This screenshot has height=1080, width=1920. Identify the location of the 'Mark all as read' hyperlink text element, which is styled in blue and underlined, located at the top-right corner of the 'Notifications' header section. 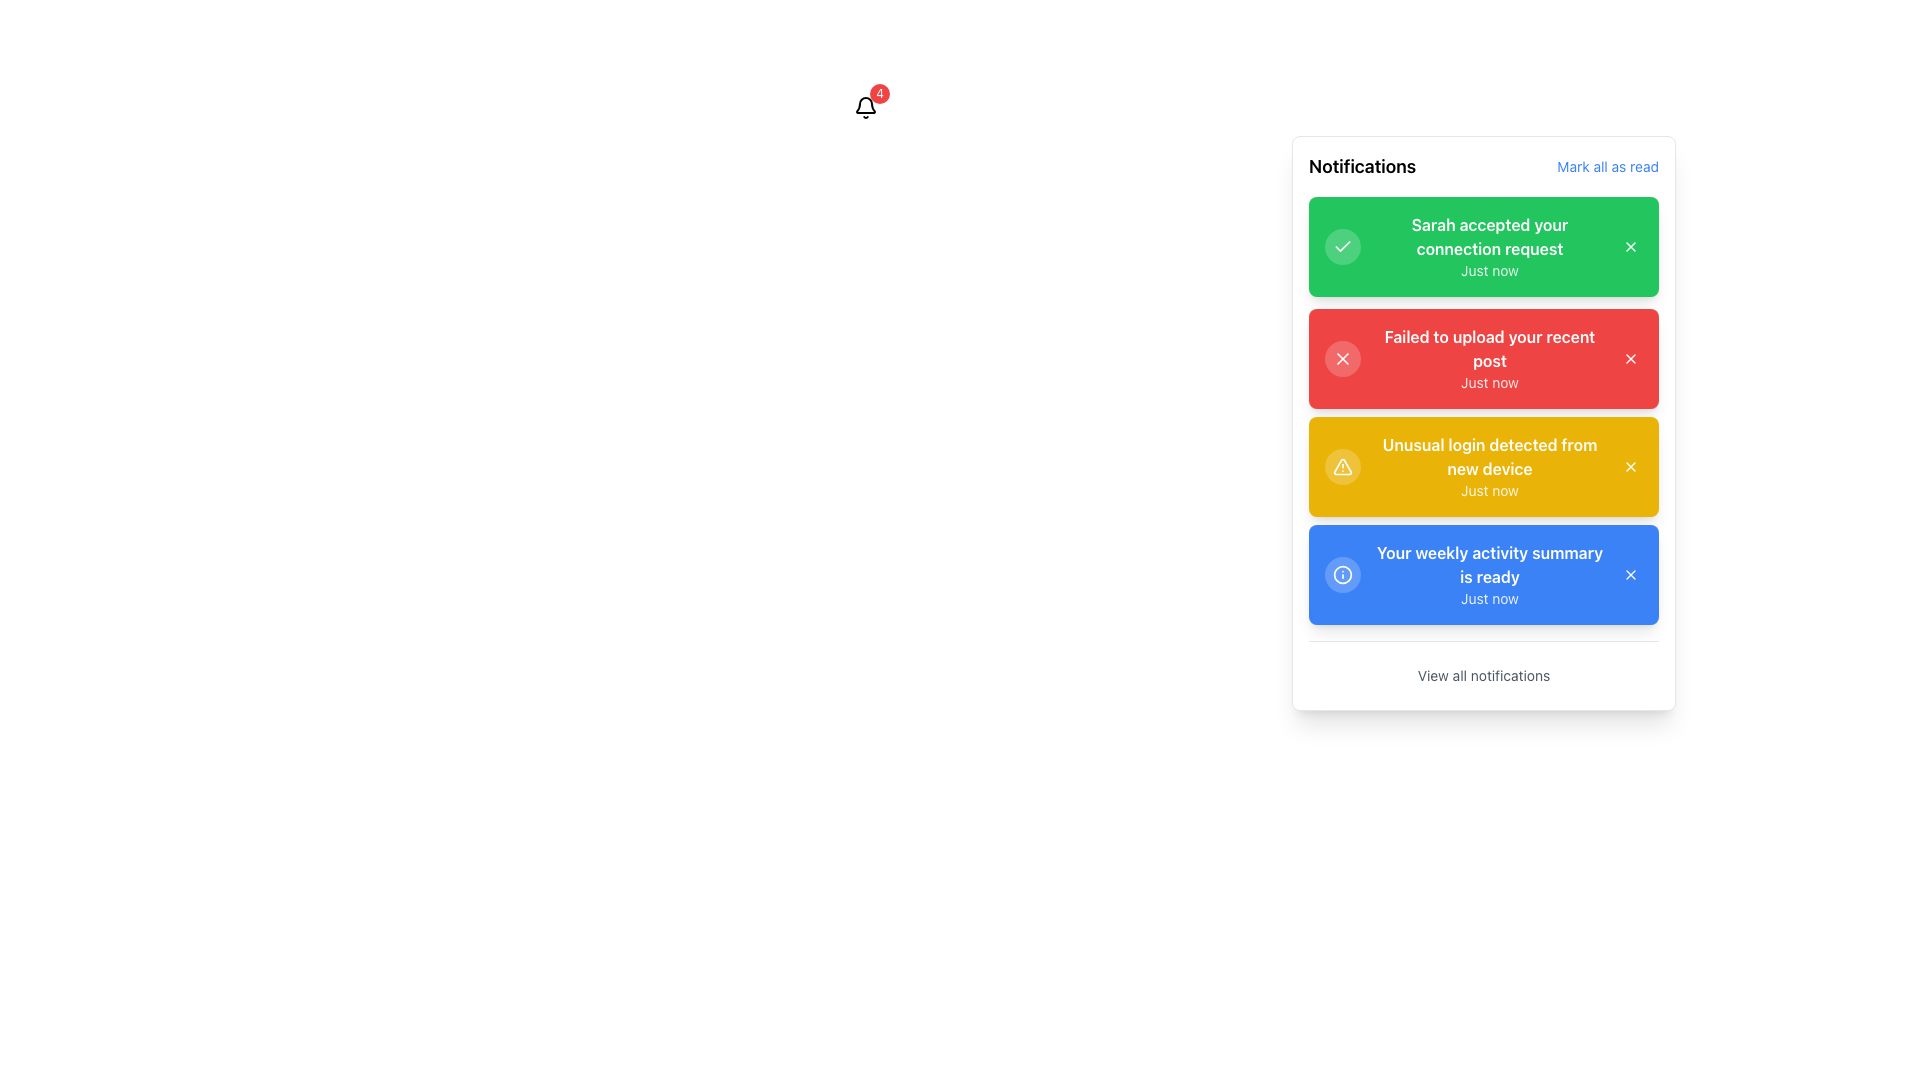
(1608, 165).